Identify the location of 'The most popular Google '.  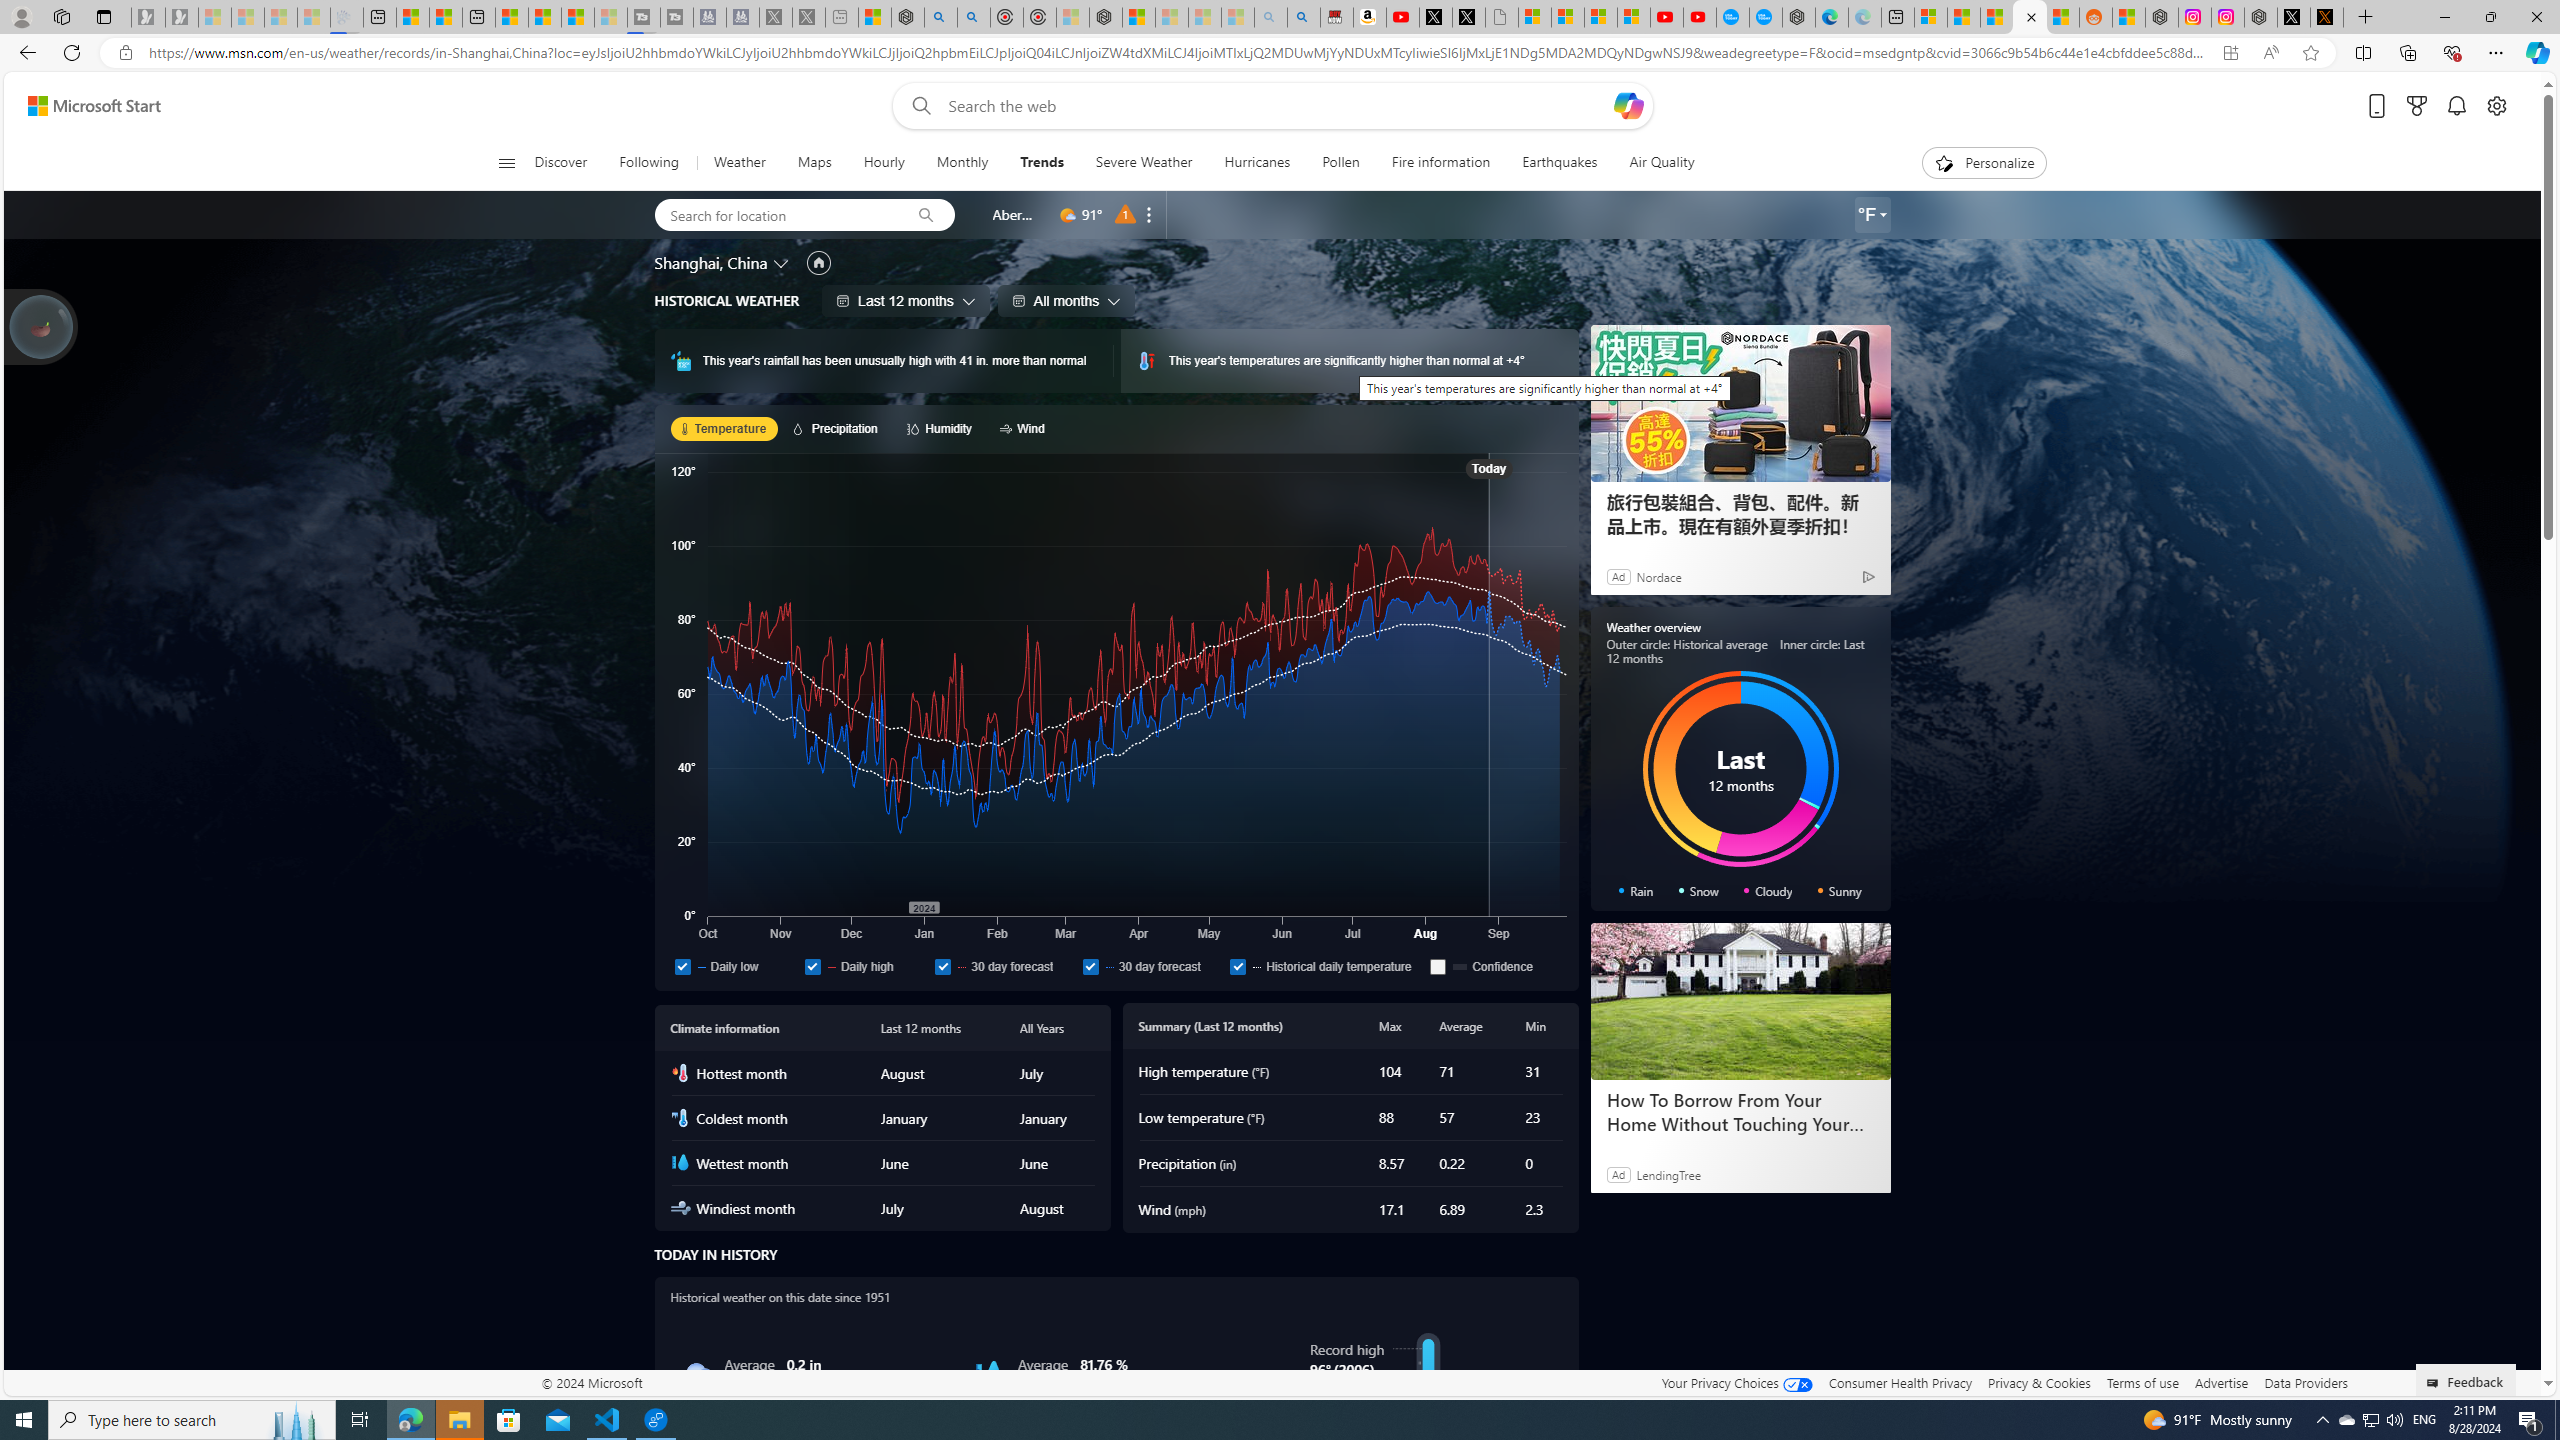
(1765, 16).